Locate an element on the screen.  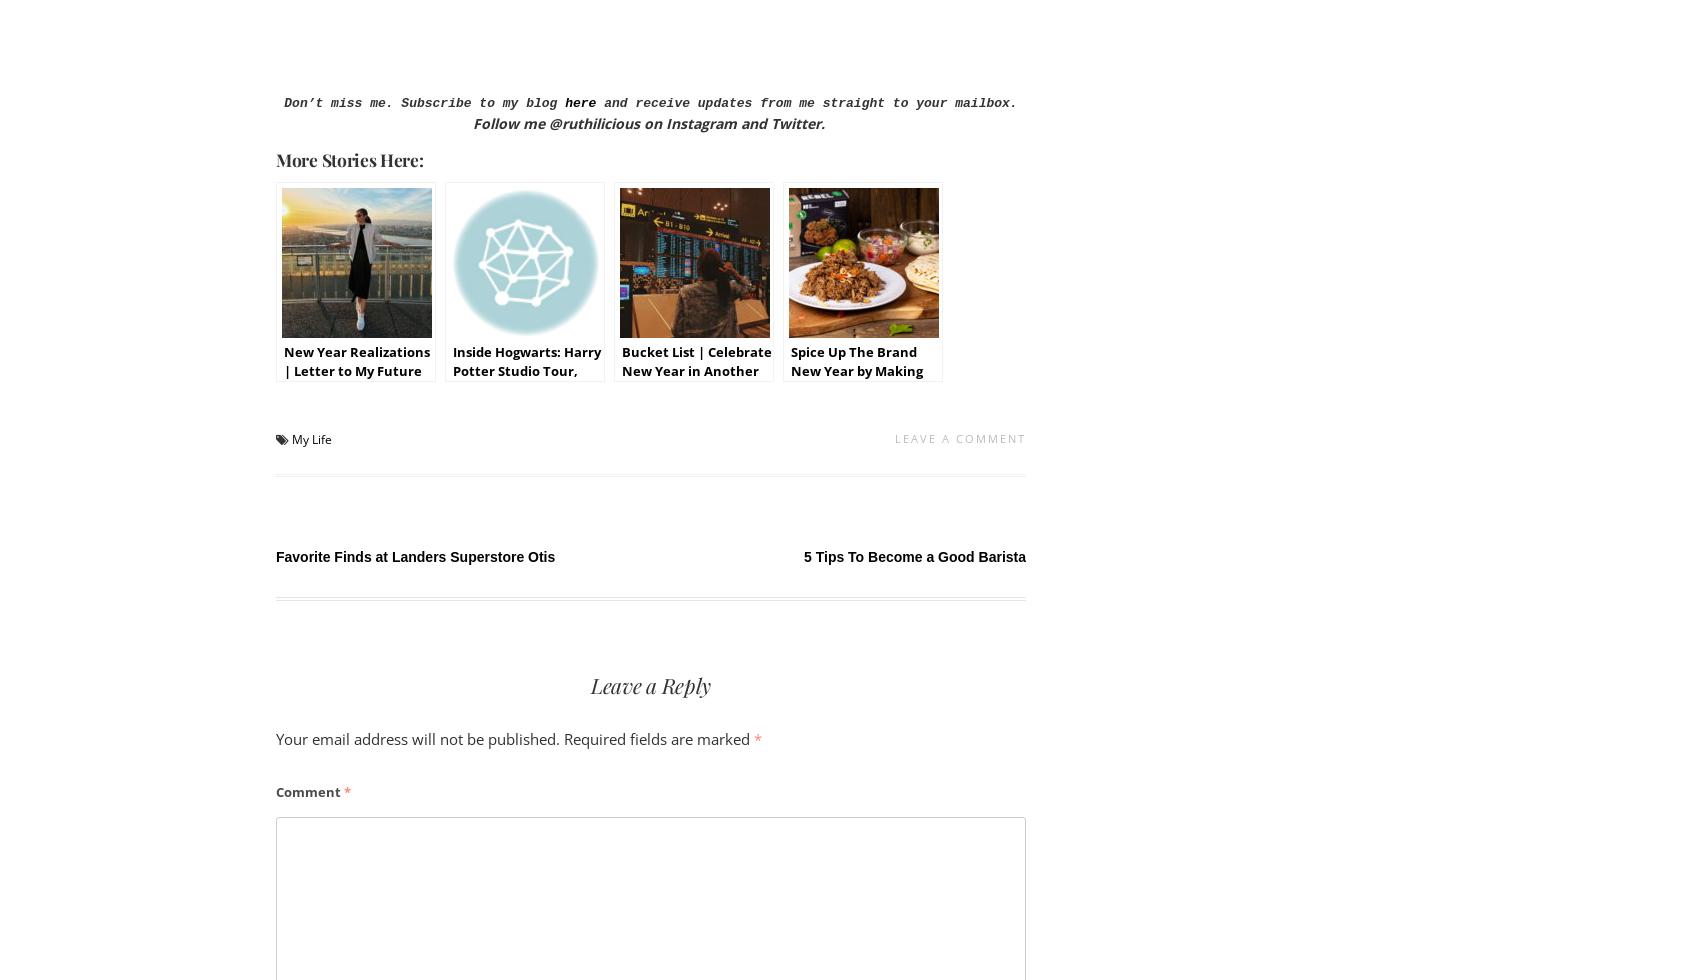
'here' is located at coordinates (579, 103).